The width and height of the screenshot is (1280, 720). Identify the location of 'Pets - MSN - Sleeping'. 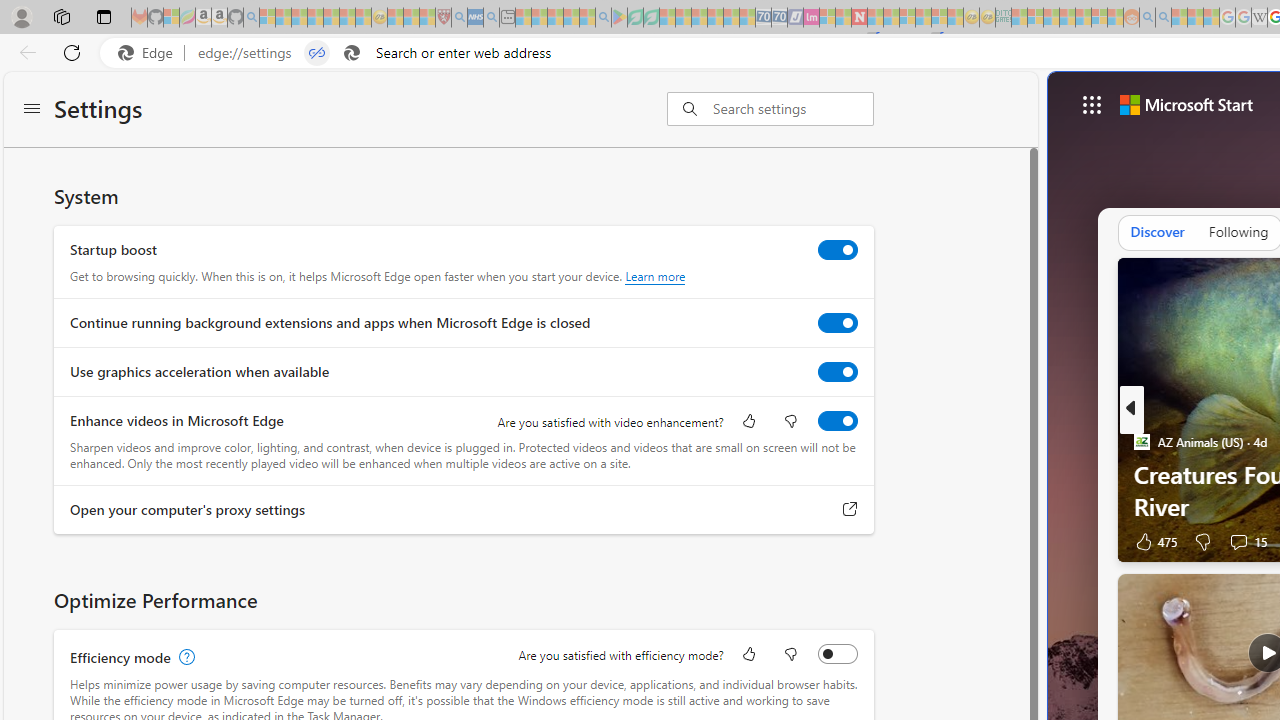
(570, 17).